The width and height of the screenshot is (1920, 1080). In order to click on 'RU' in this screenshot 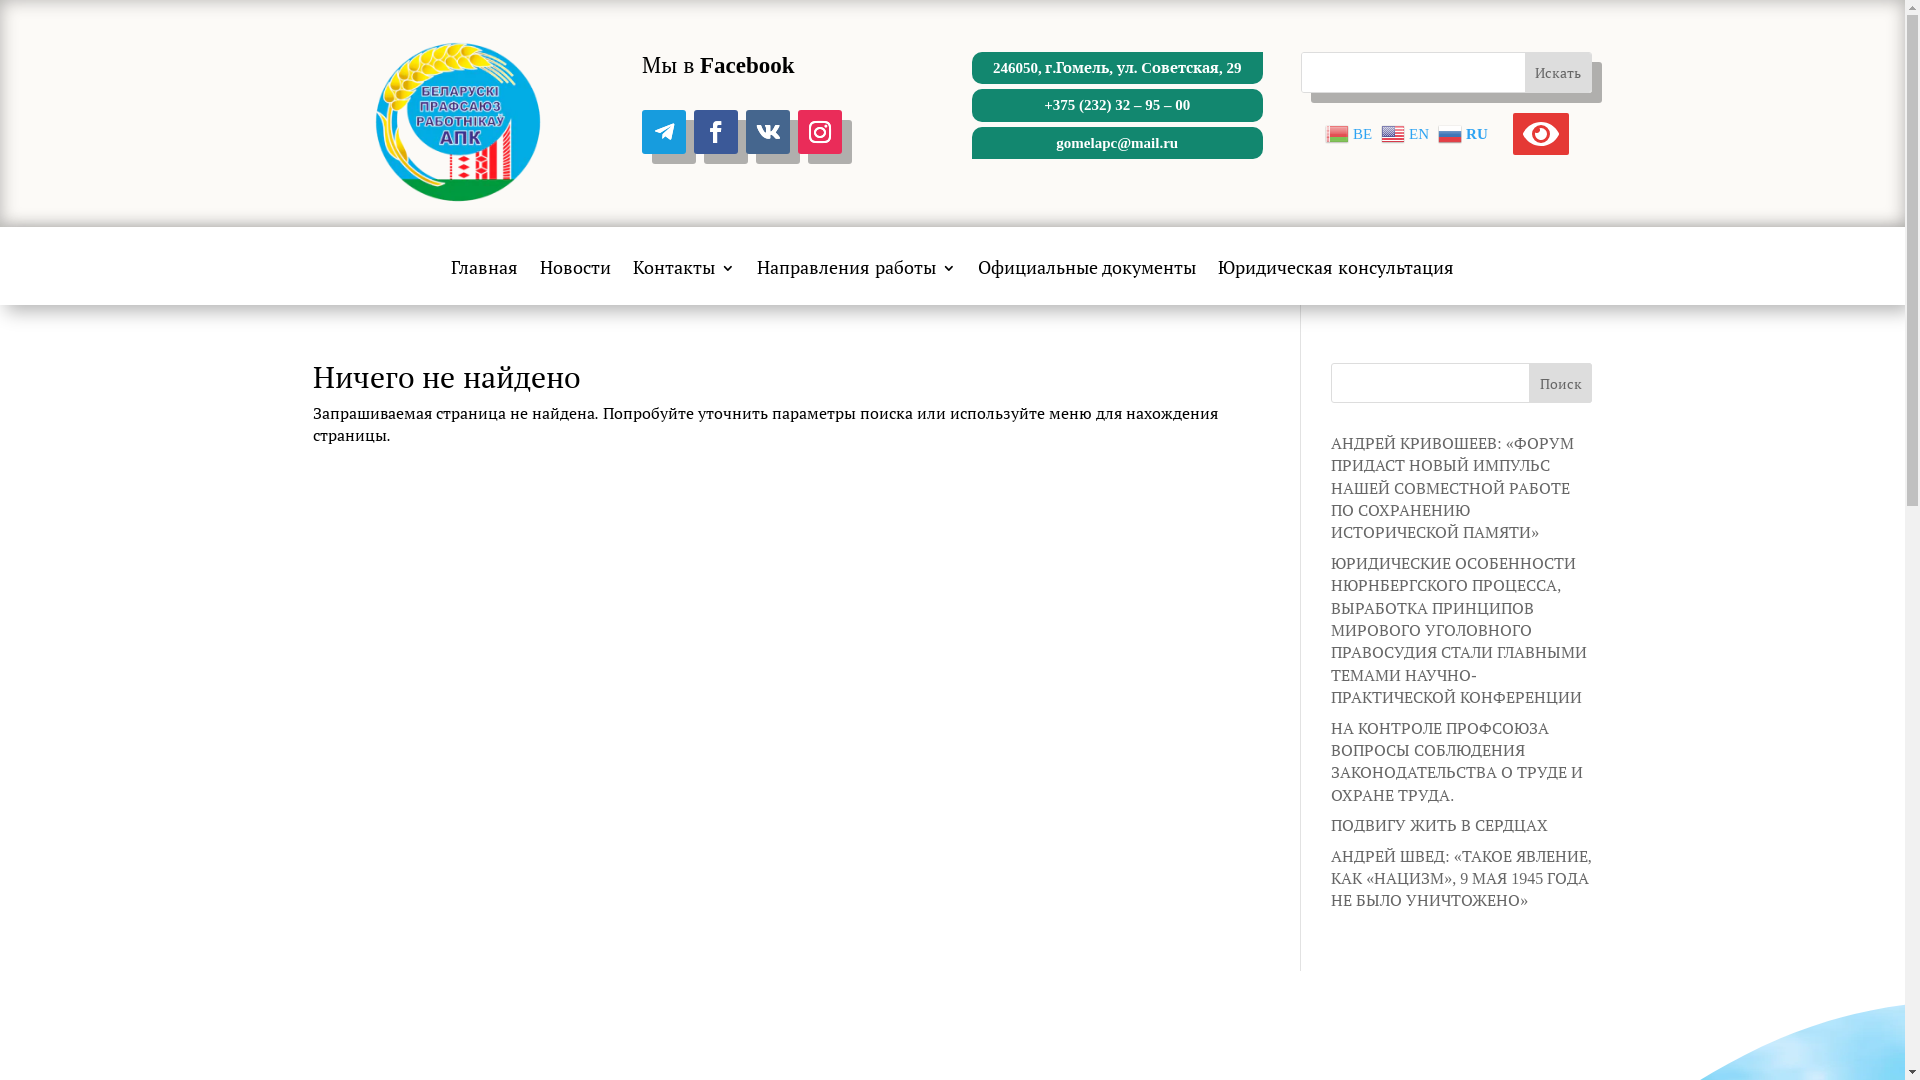, I will do `click(1465, 132)`.